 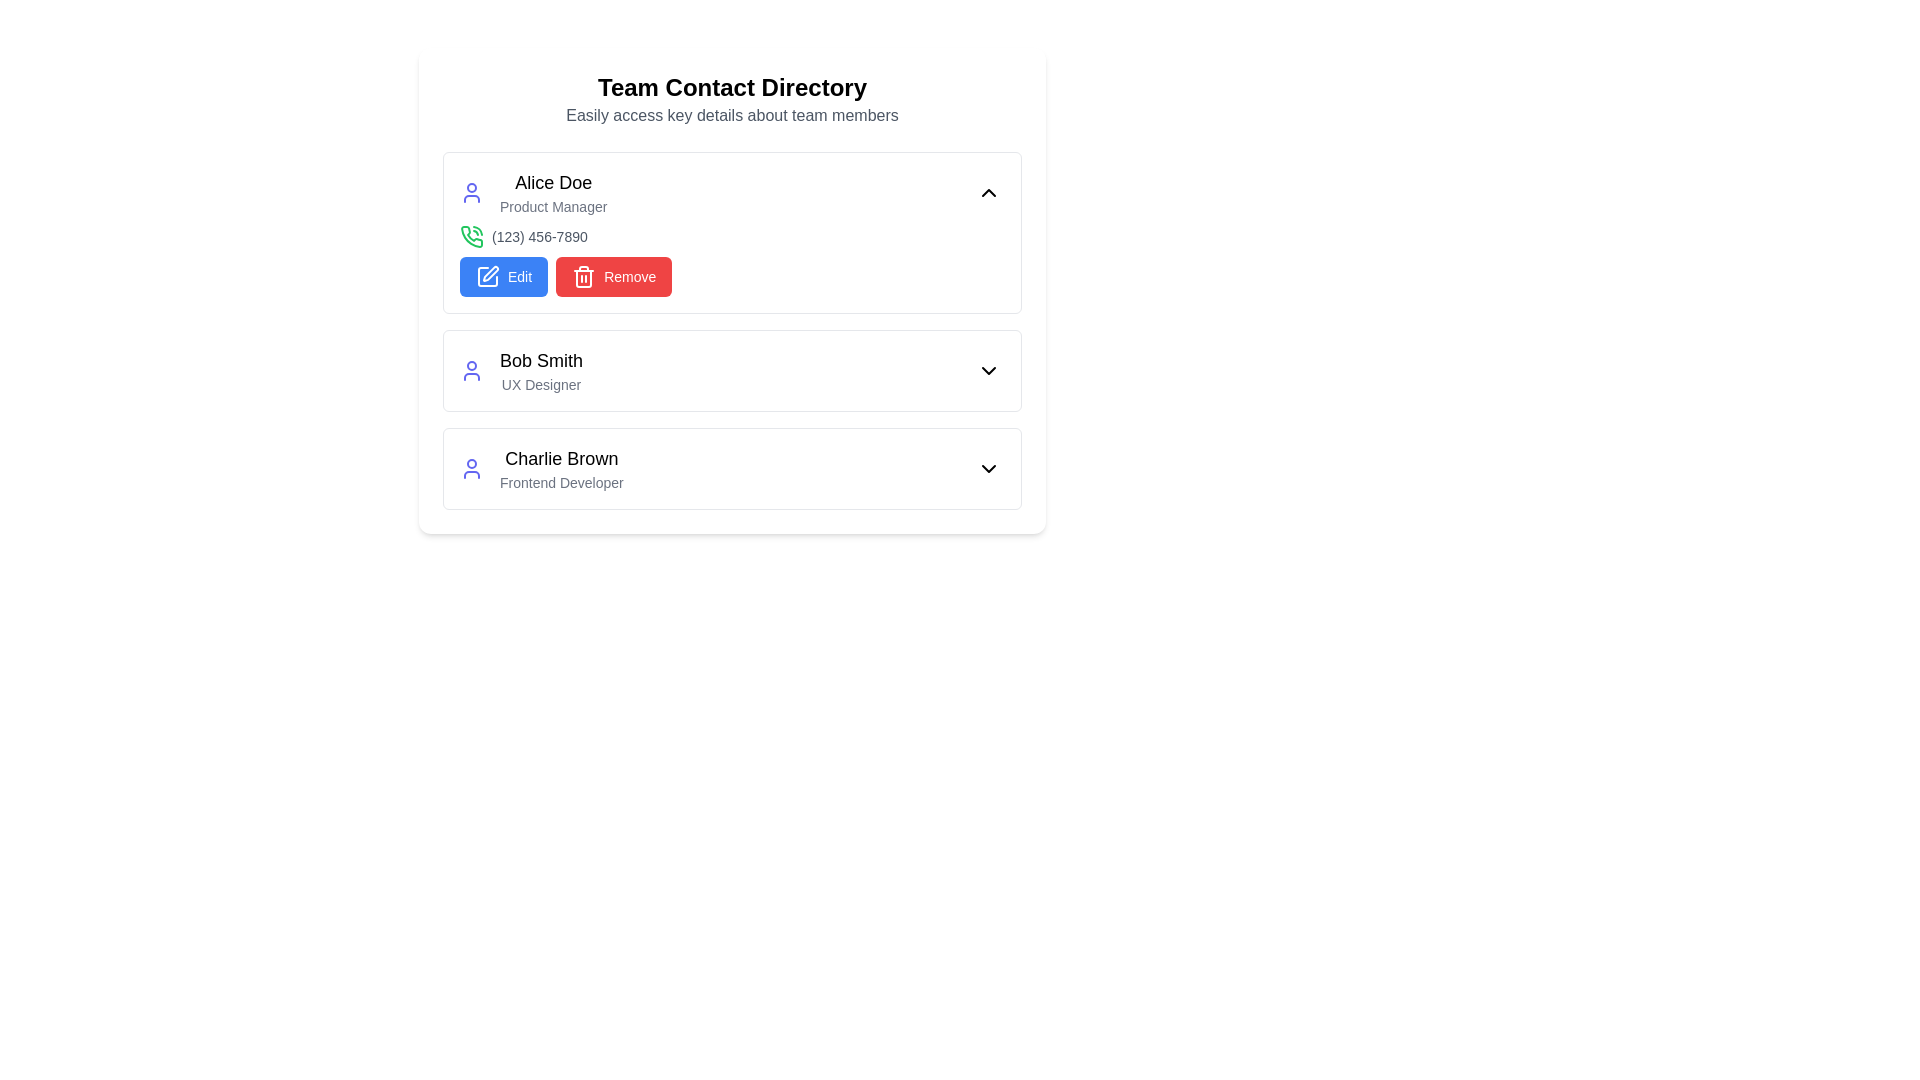 What do you see at coordinates (731, 100) in the screenshot?
I see `text from the Header with subtitle that displays 'Team Contact Directory' and 'Easily access key details about team members'` at bounding box center [731, 100].